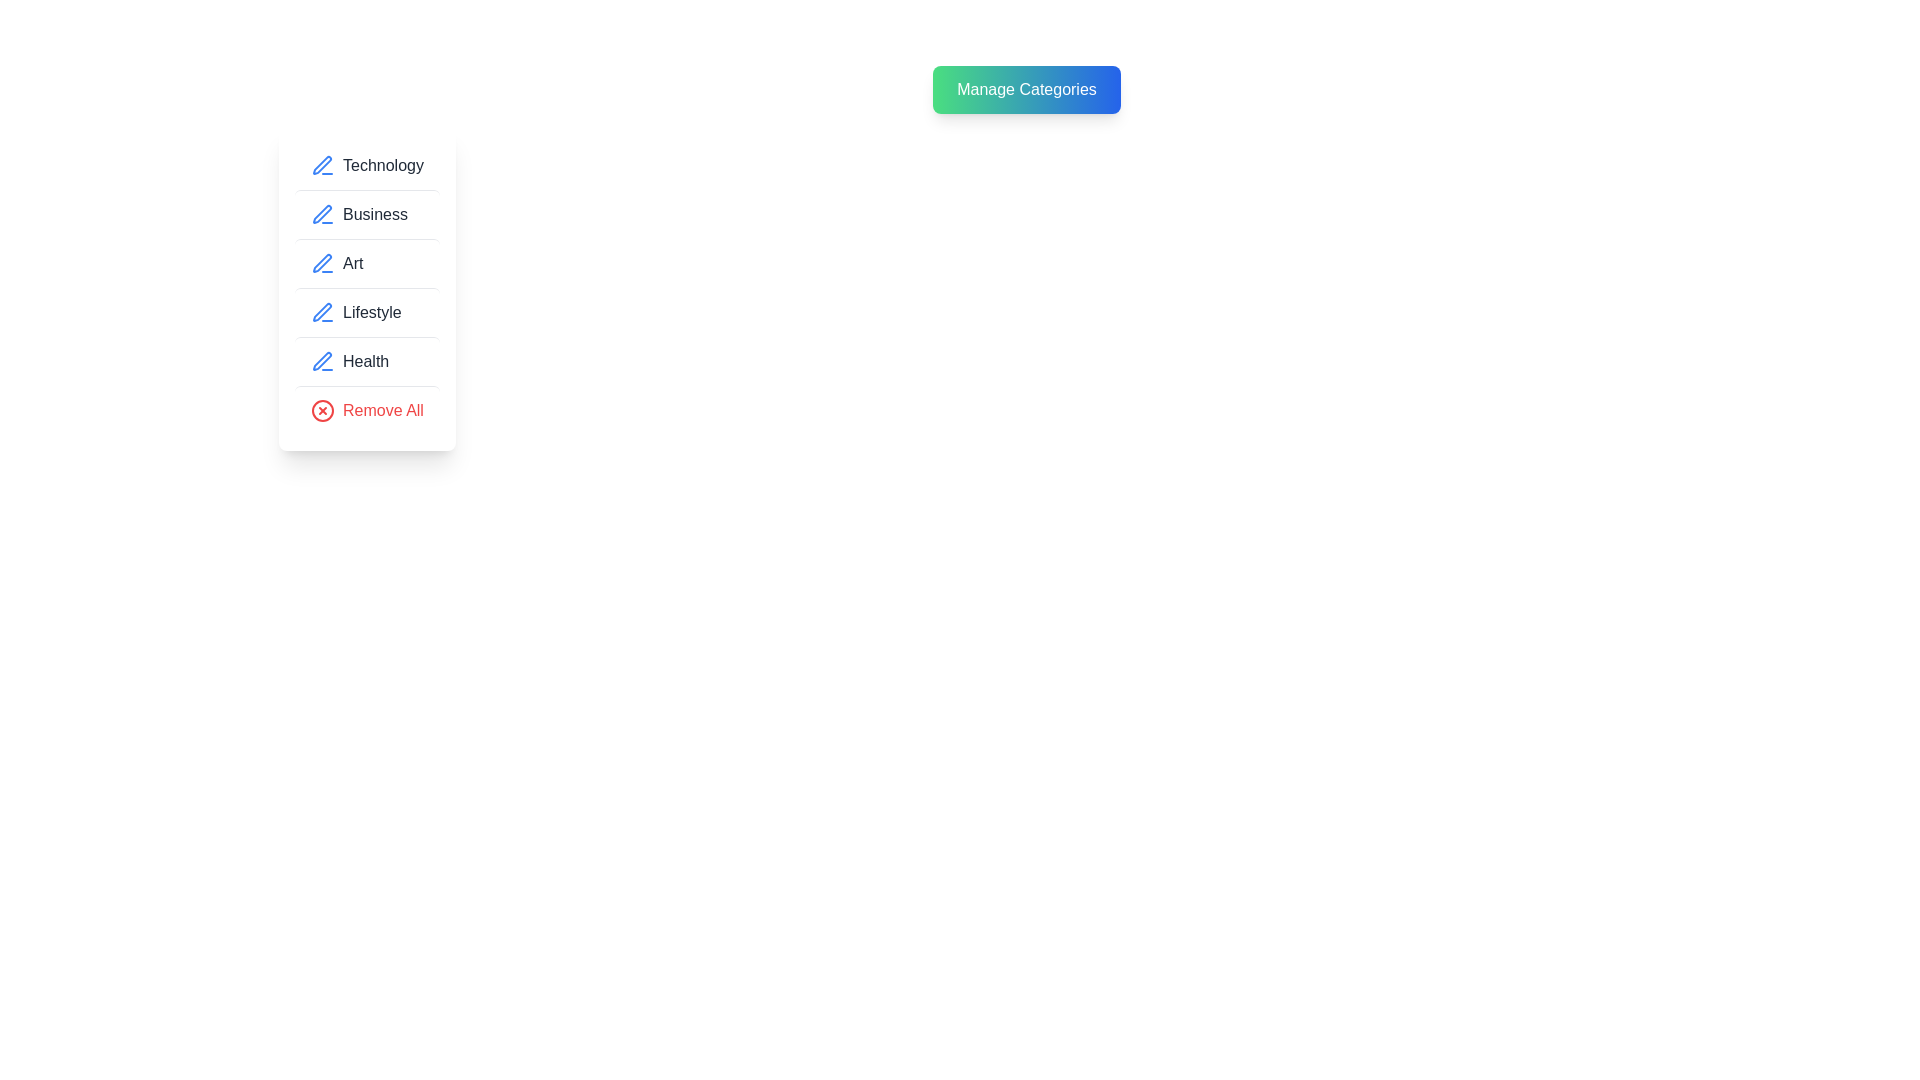 The height and width of the screenshot is (1080, 1920). I want to click on the category item corresponding to Technology, so click(366, 164).